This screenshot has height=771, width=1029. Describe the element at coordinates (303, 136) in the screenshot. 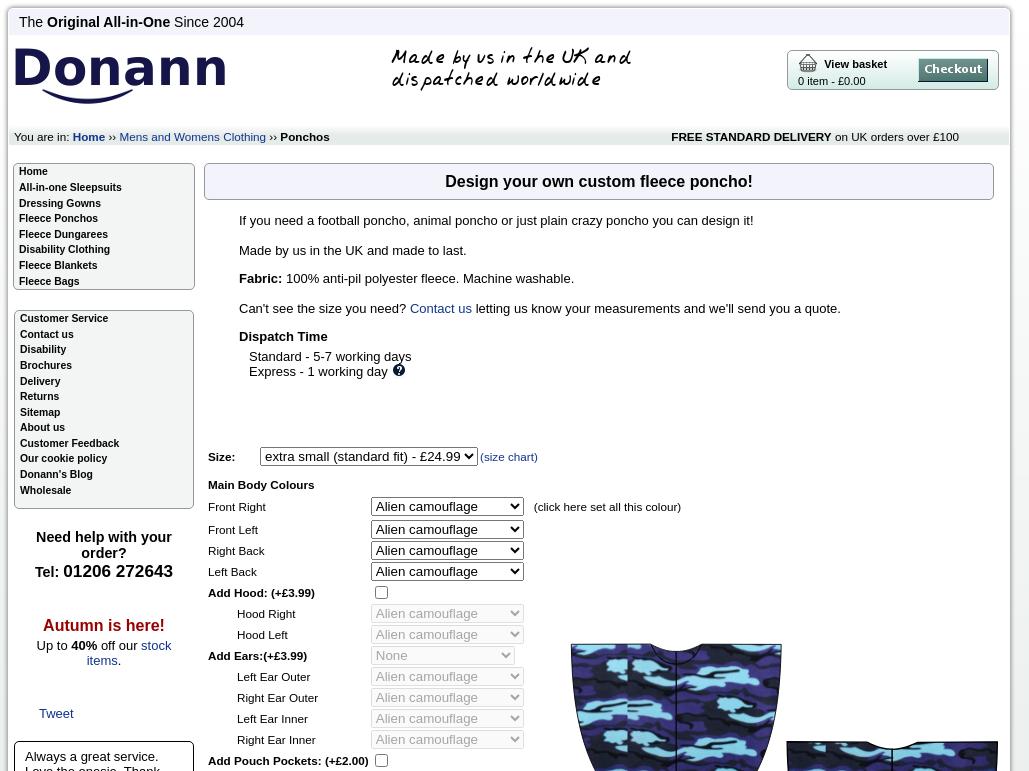

I see `'Ponchos'` at that location.